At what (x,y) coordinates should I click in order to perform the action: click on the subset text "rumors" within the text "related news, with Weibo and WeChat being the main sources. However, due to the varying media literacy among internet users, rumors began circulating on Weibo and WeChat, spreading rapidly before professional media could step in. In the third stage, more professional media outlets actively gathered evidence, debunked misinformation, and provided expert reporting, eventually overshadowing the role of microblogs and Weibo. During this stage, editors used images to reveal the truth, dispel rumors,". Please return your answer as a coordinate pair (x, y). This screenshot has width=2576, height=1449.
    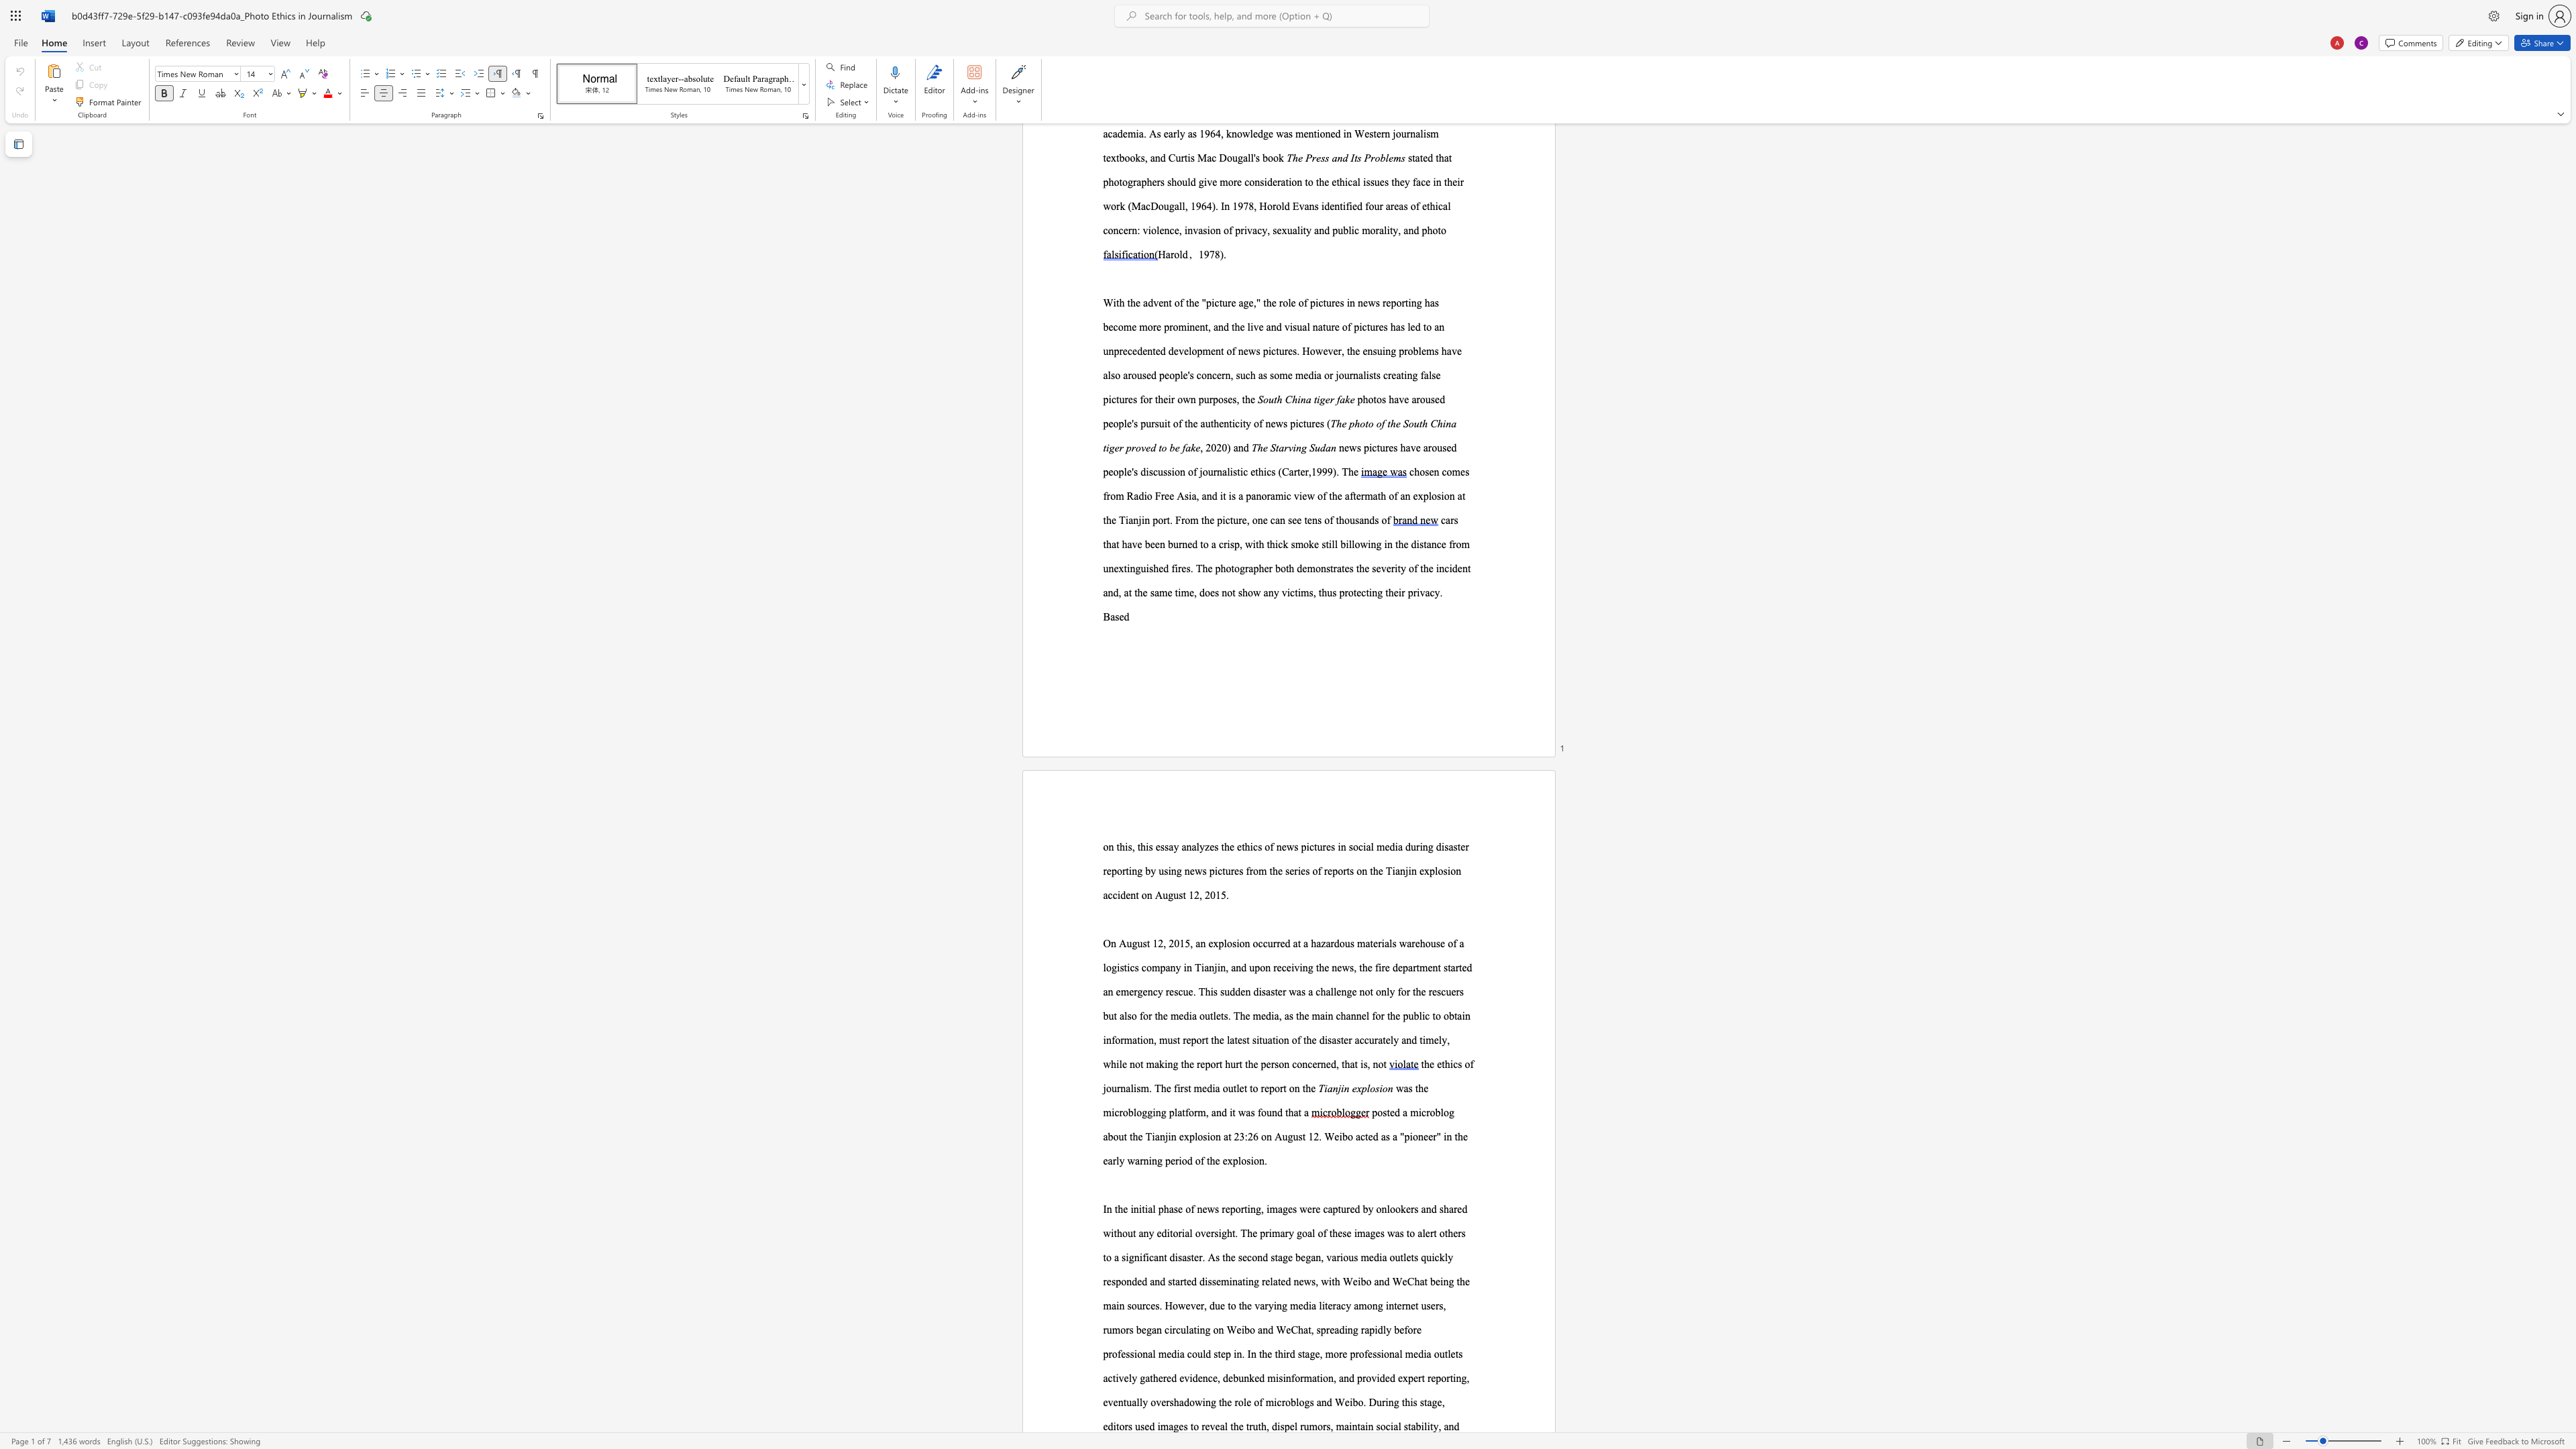
    Looking at the image, I should click on (1300, 1426).